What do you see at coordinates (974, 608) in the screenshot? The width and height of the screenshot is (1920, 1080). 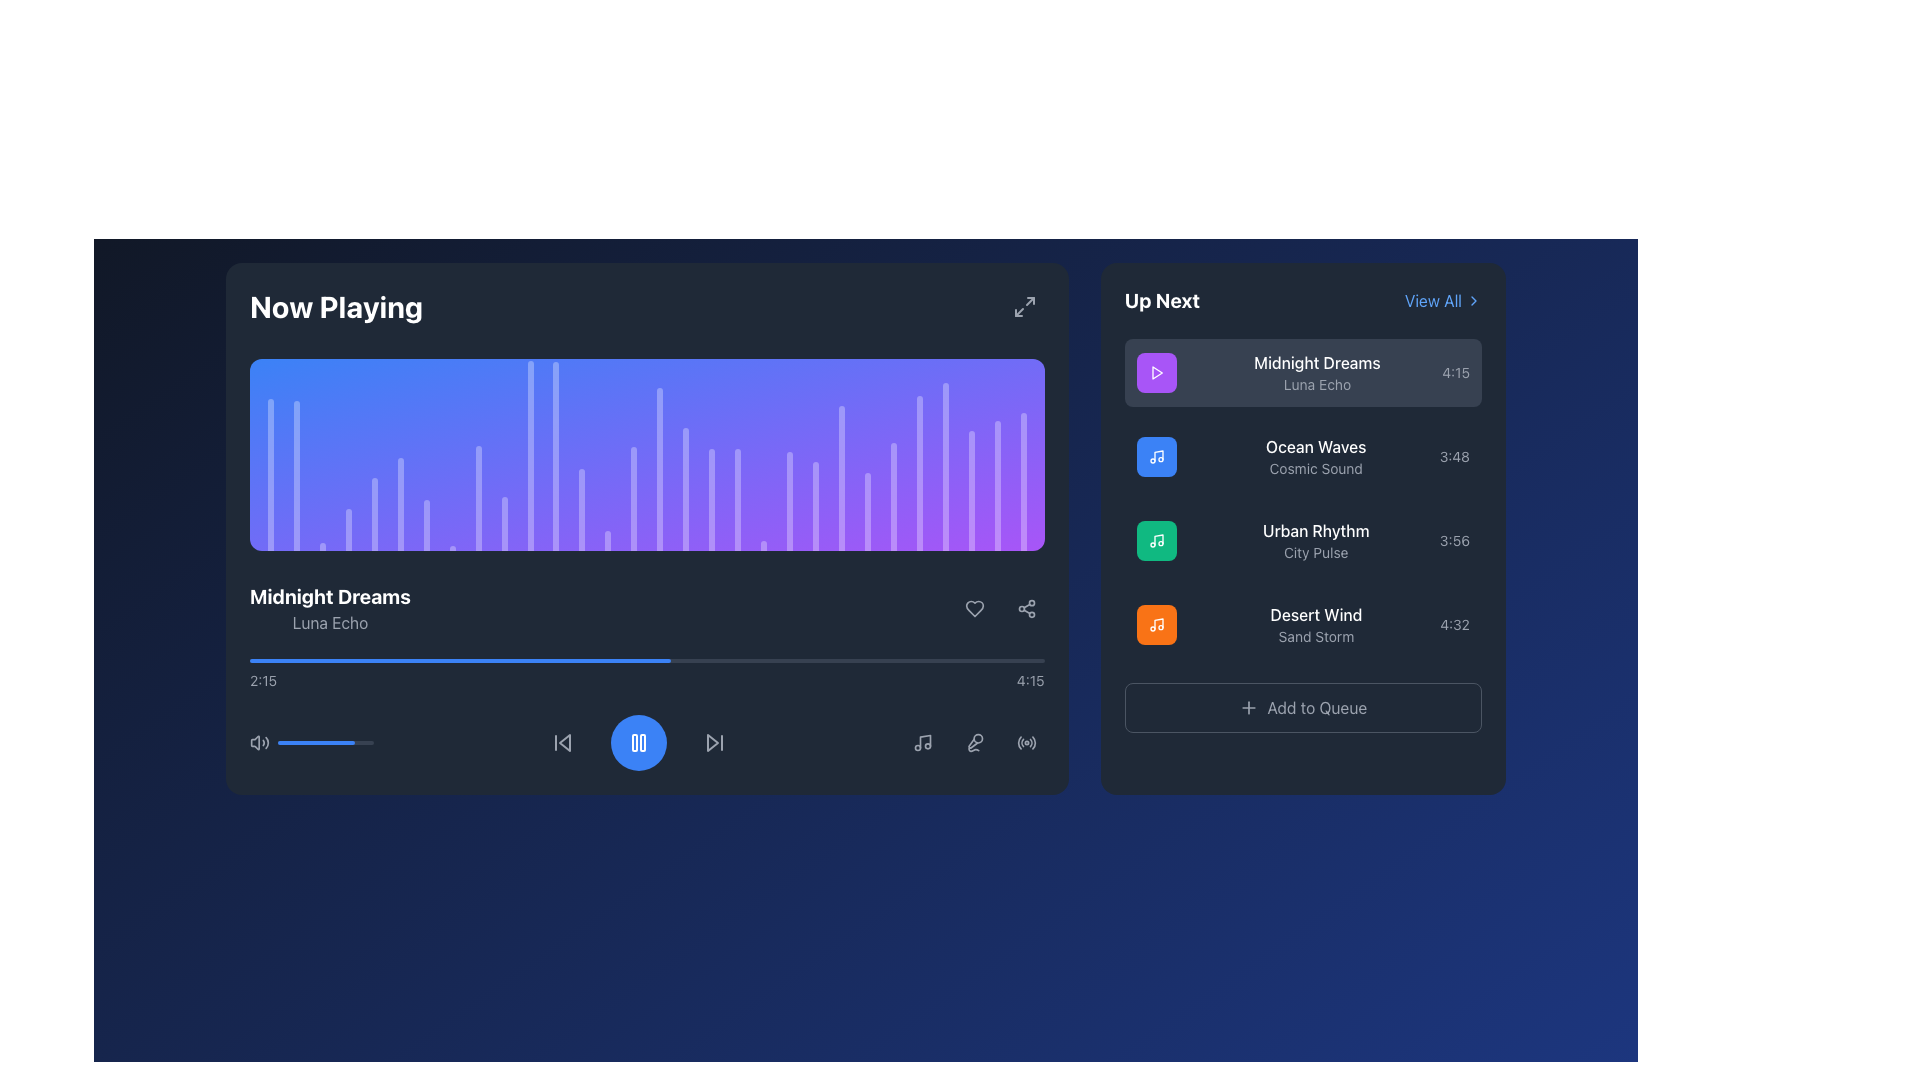 I see `the heart-shaped icon button with a hollow center, outlined in gray, located in the bottom right corner of the 'Now Playing' panel` at bounding box center [974, 608].